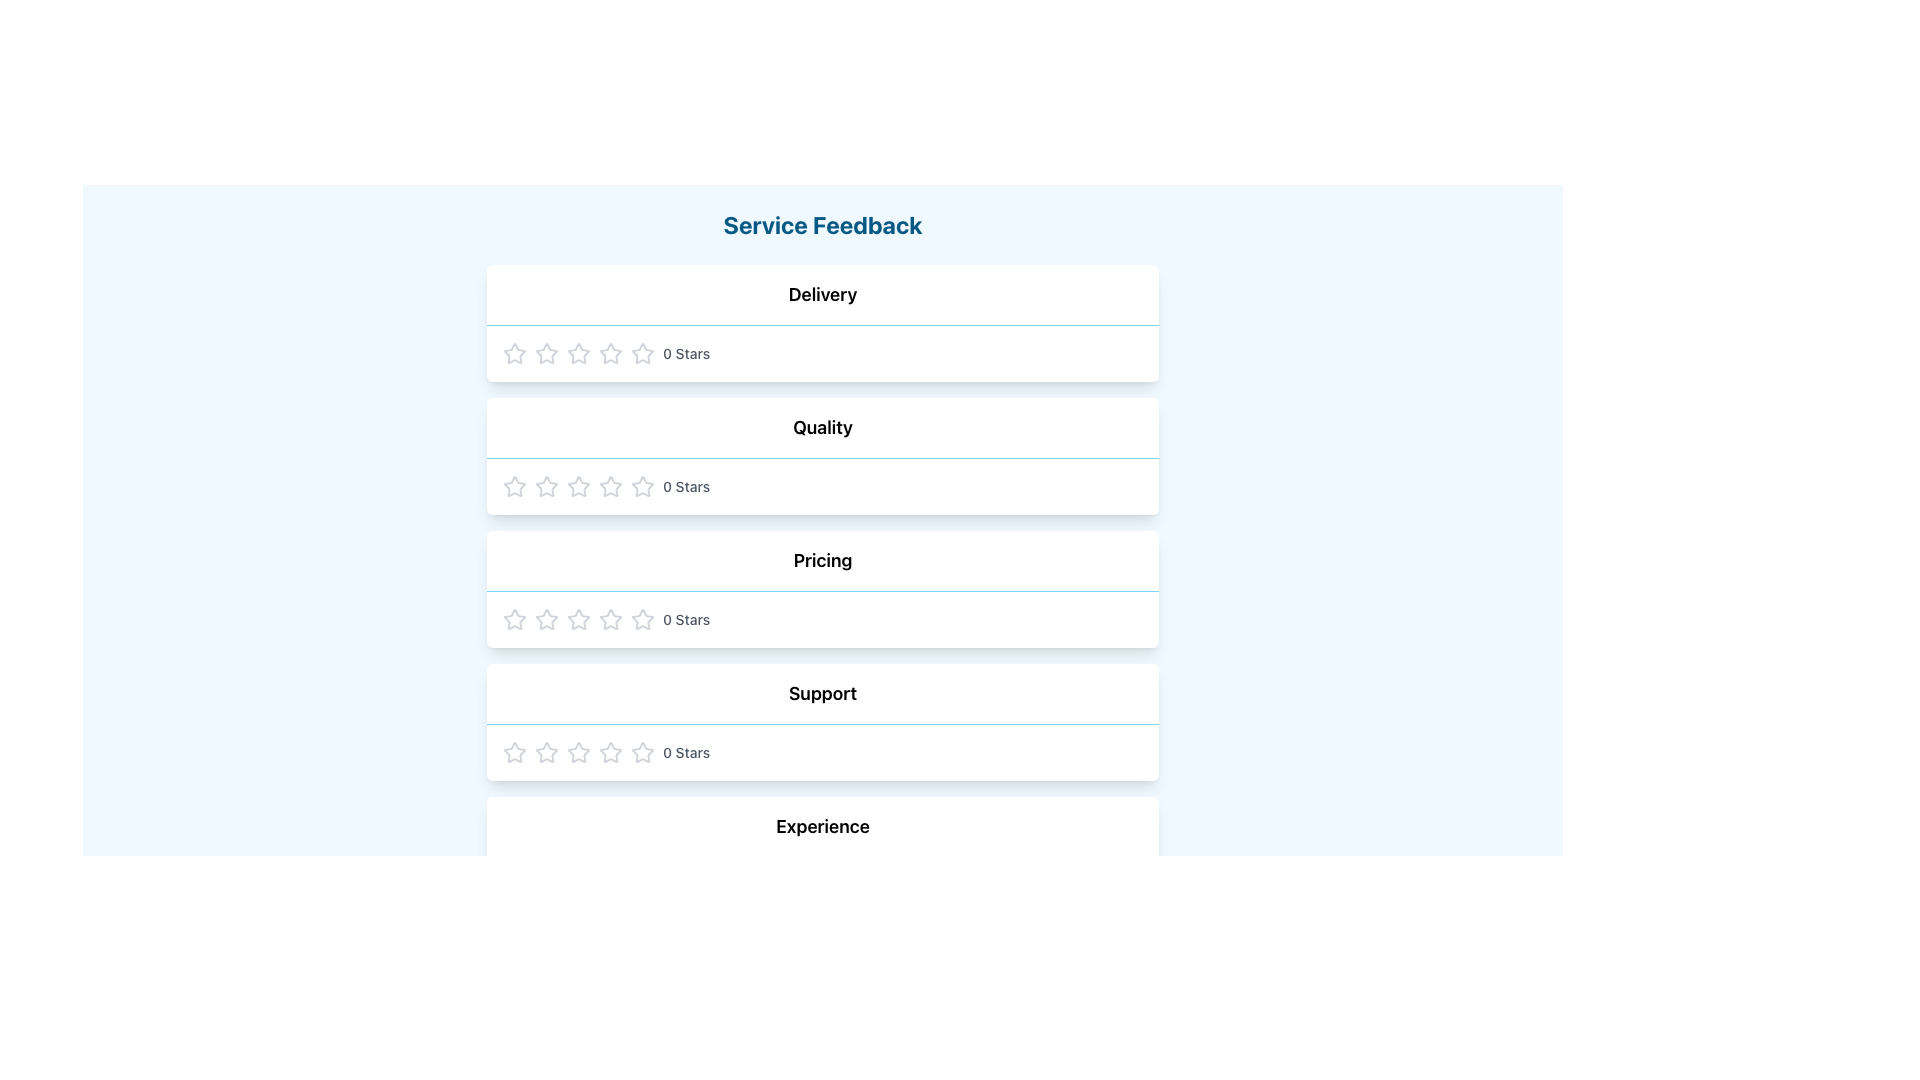 The image size is (1920, 1080). I want to click on the fifth interactive rating star icon, so click(609, 353).